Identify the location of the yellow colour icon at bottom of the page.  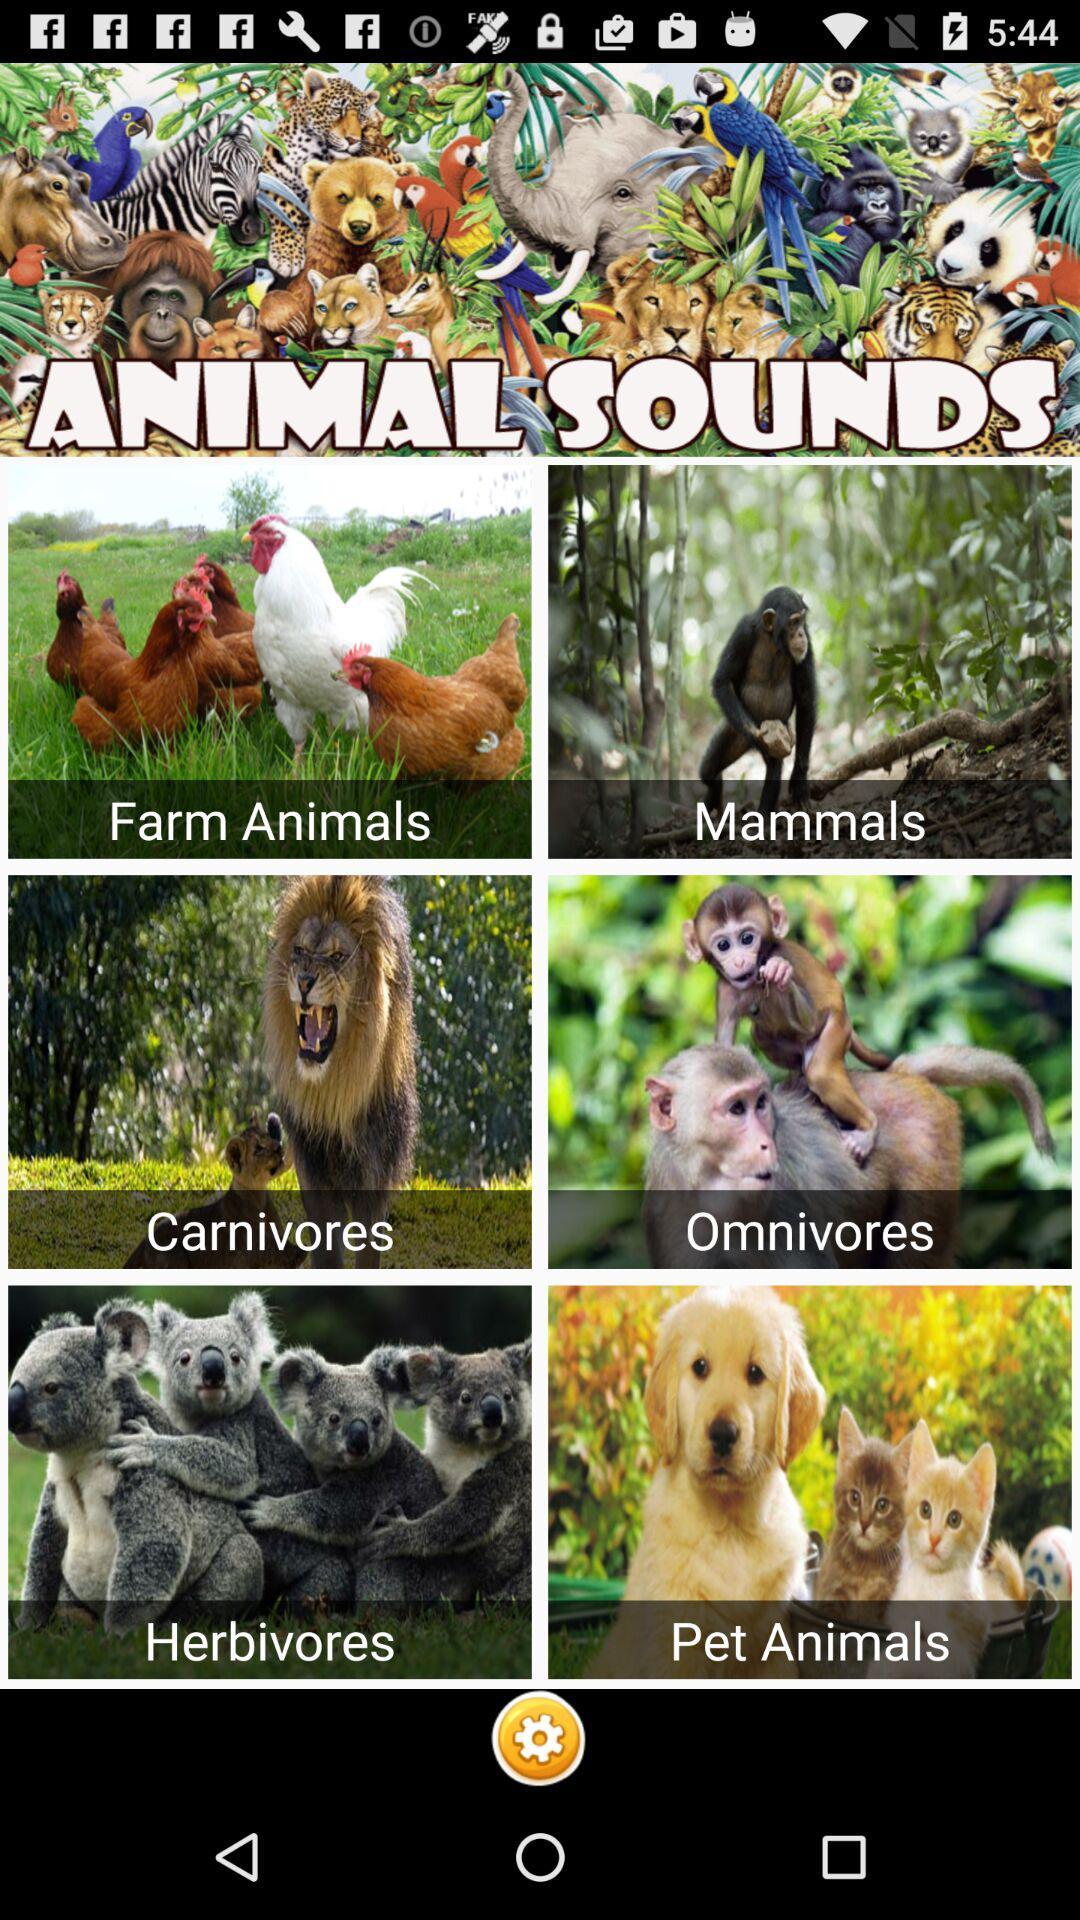
(538, 1740).